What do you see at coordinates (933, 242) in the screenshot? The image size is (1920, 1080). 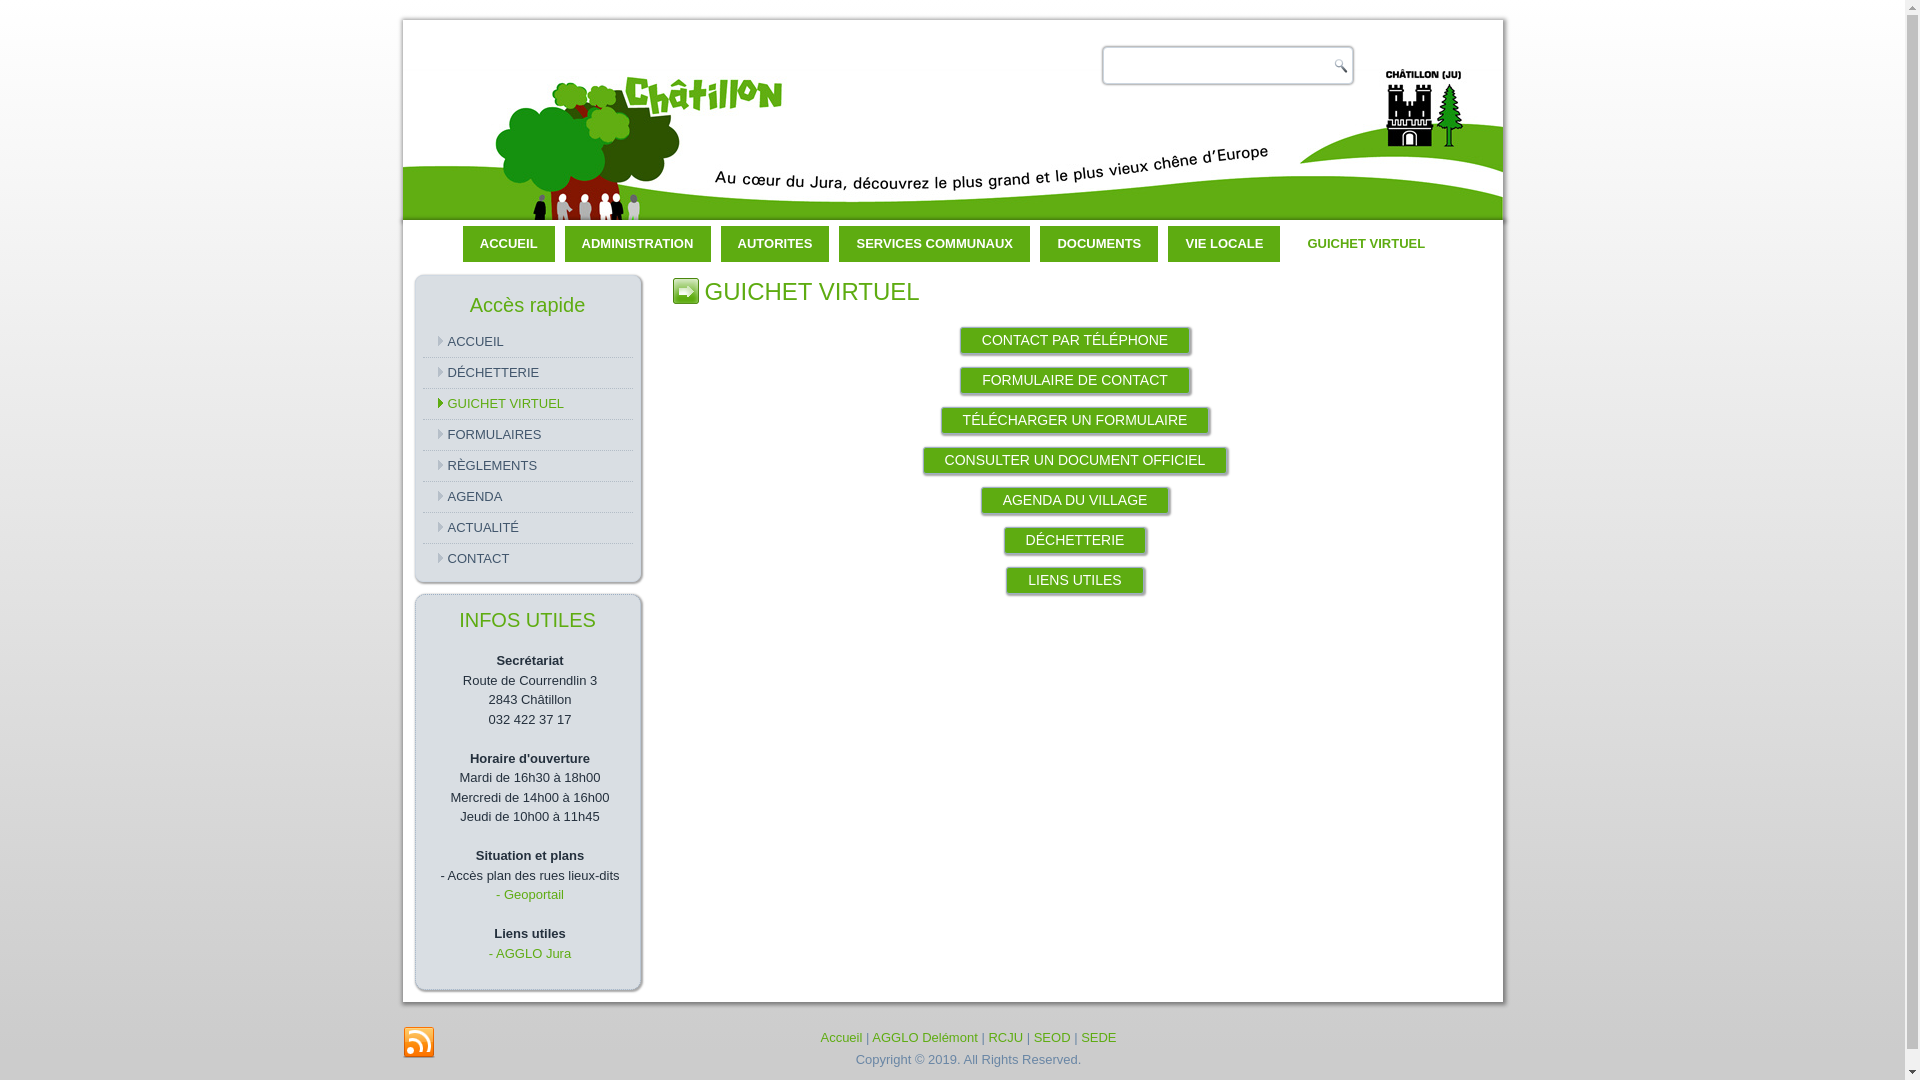 I see `'SERVICES COMMUNAUX'` at bounding box center [933, 242].